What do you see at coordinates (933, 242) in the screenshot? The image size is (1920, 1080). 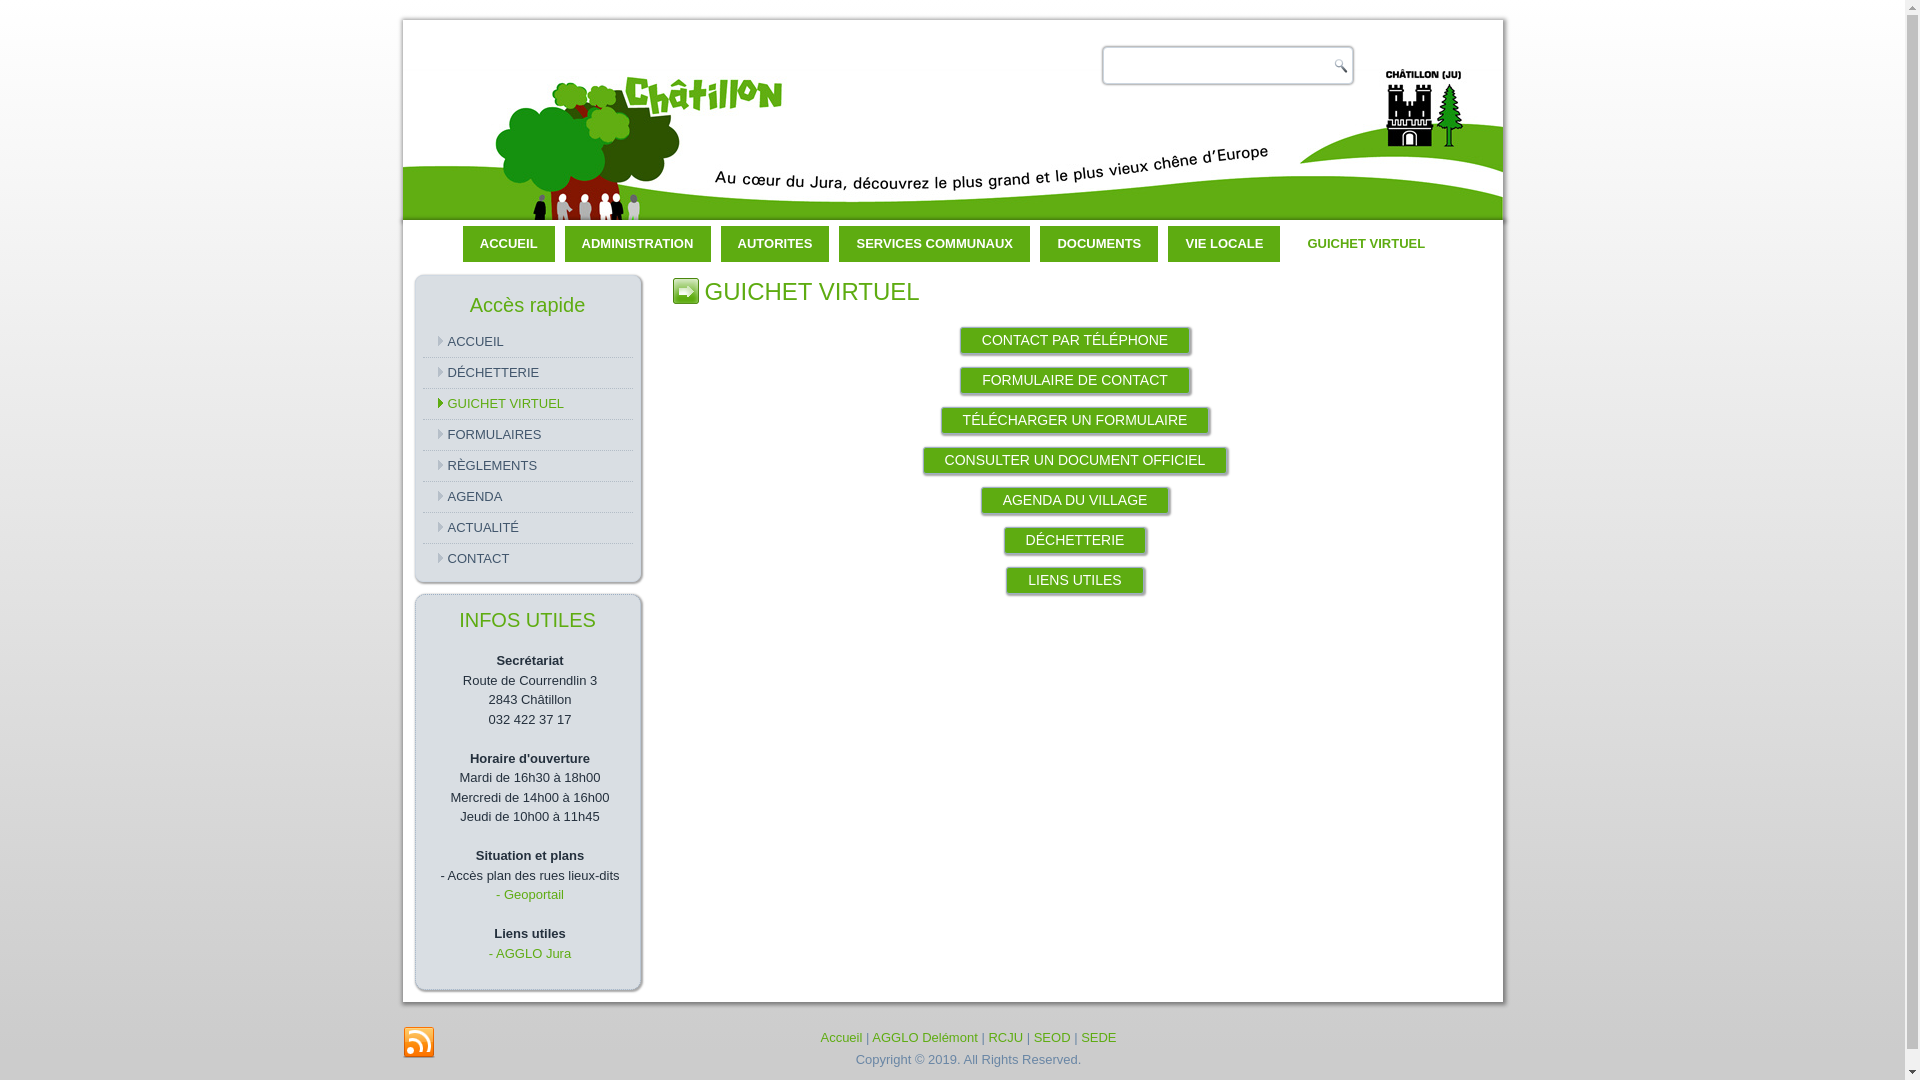 I see `'SERVICES COMMUNAUX'` at bounding box center [933, 242].